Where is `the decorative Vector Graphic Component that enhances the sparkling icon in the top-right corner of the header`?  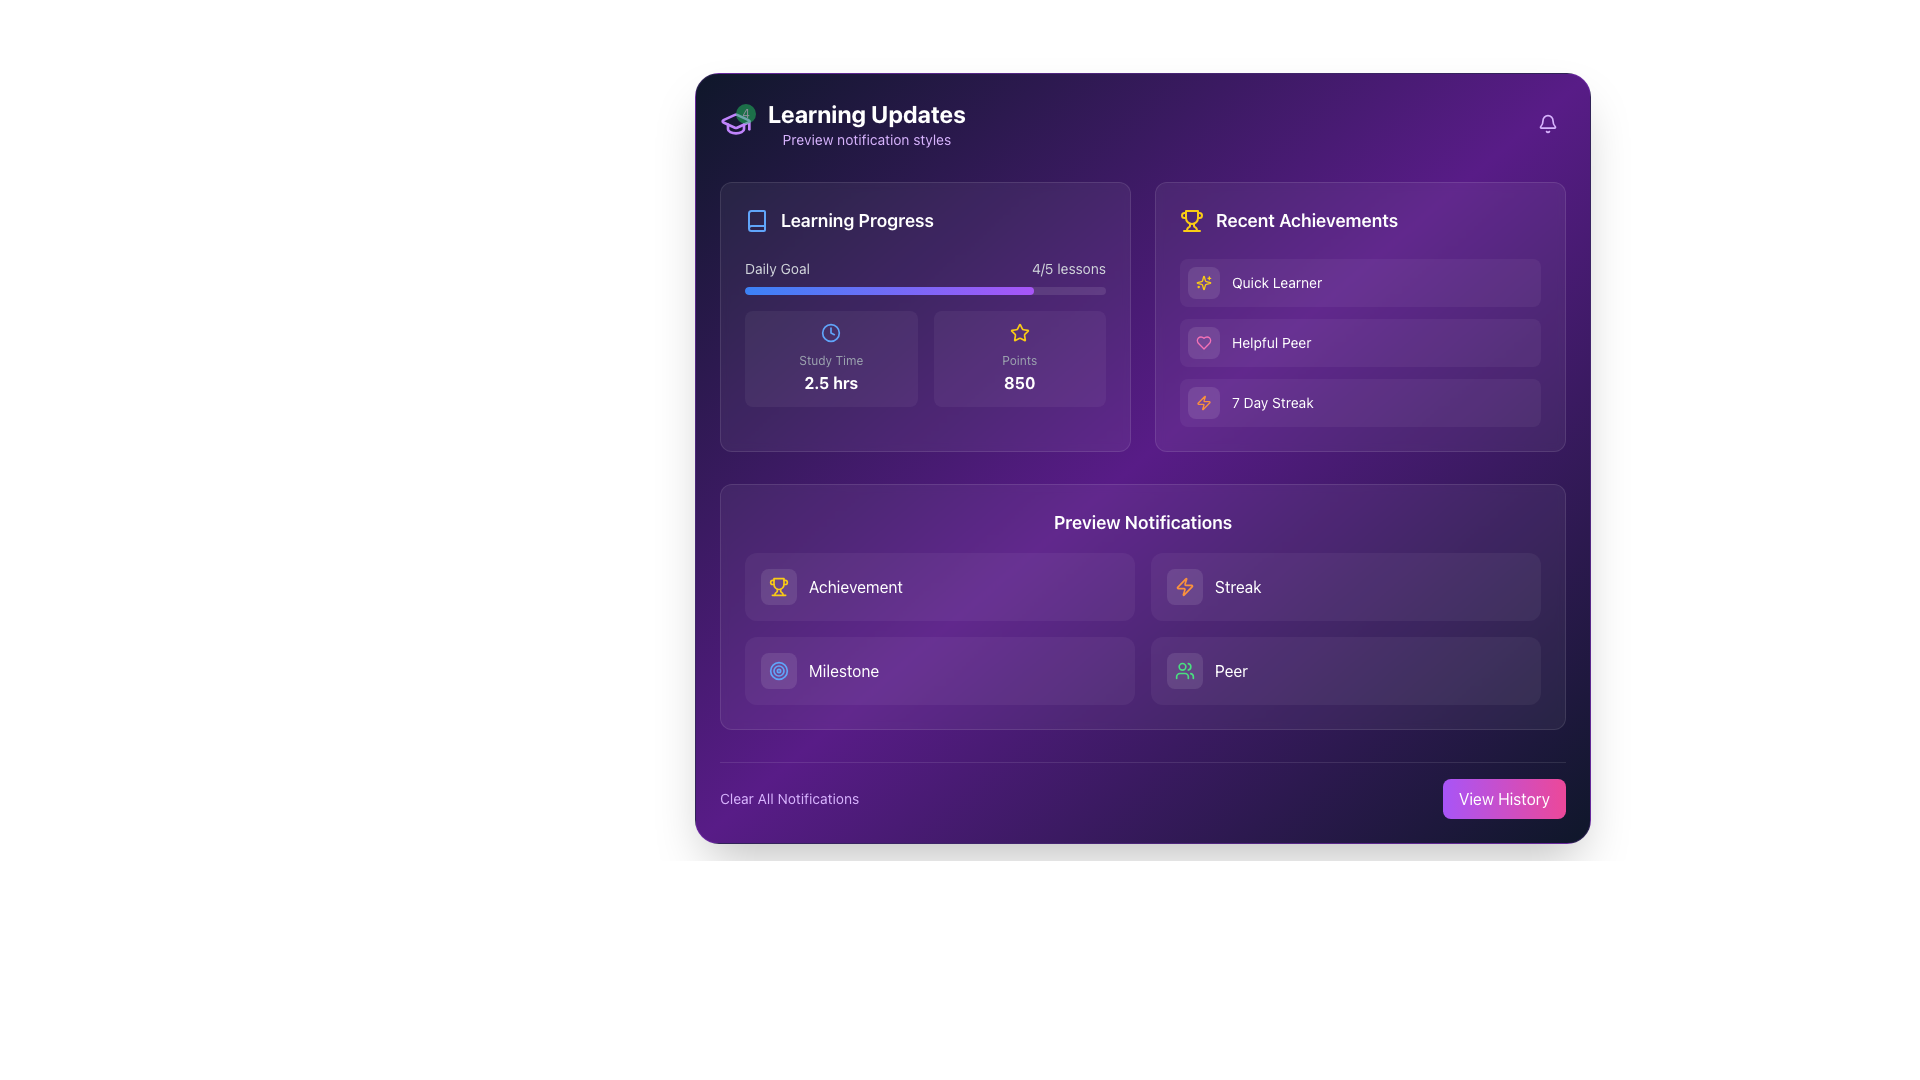 the decorative Vector Graphic Component that enhances the sparkling icon in the top-right corner of the header is located at coordinates (1203, 282).